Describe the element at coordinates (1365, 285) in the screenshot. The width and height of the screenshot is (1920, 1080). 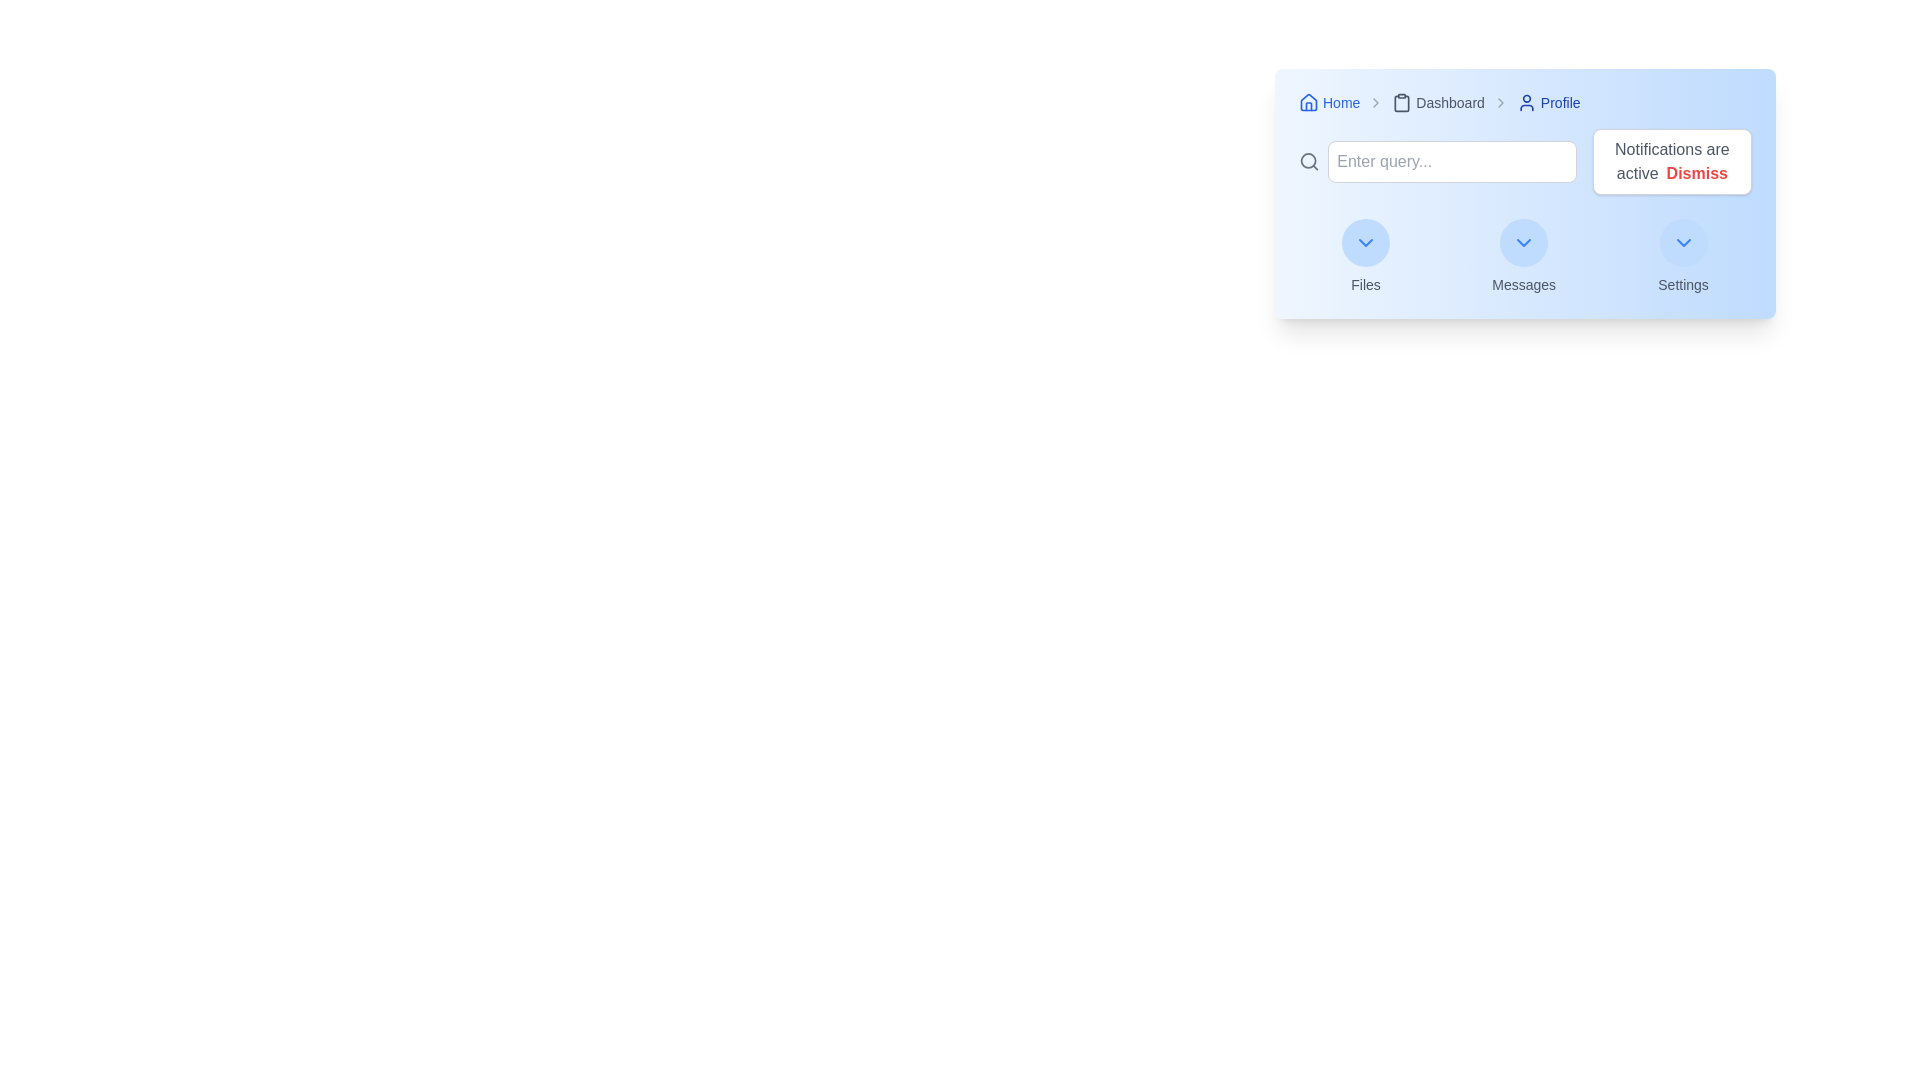
I see `the text label indicating 'Files', which is positioned below the associated icon in the user control panel` at that location.